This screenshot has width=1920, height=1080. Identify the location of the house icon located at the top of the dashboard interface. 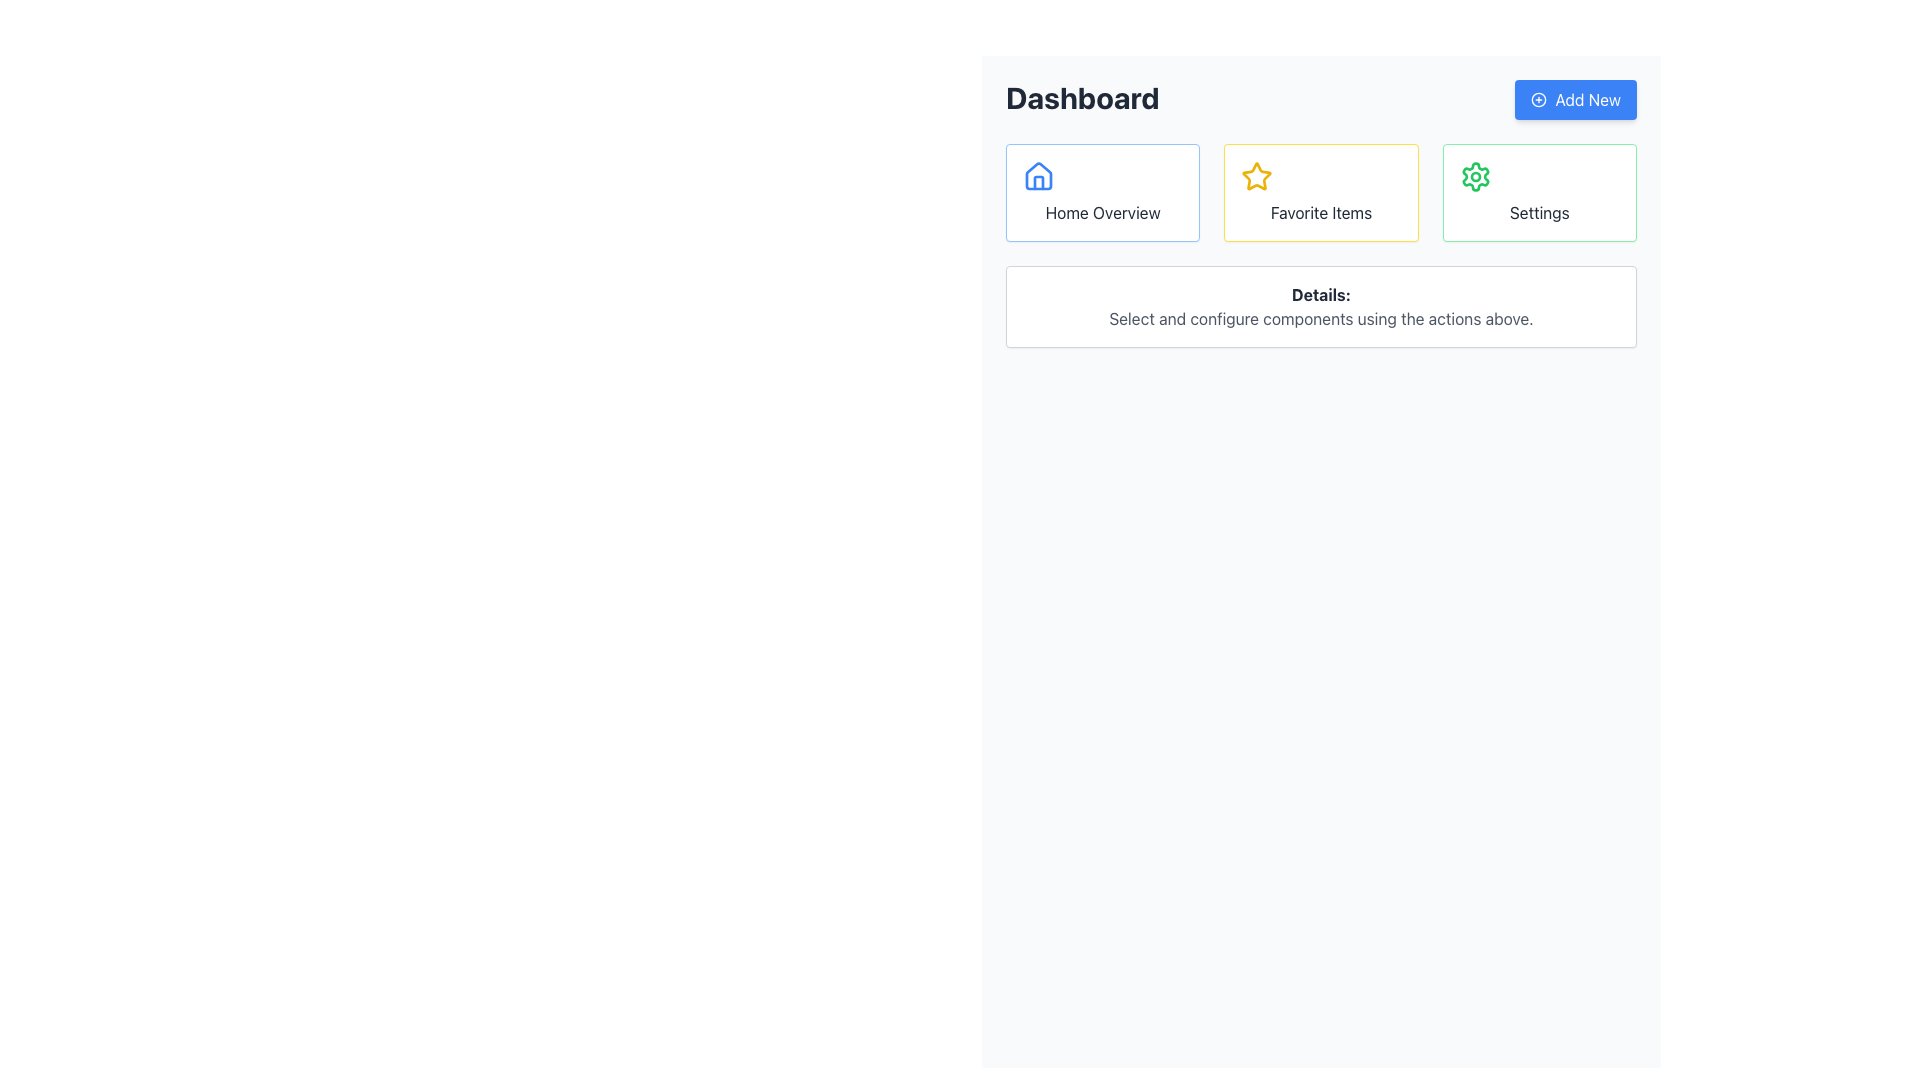
(1038, 175).